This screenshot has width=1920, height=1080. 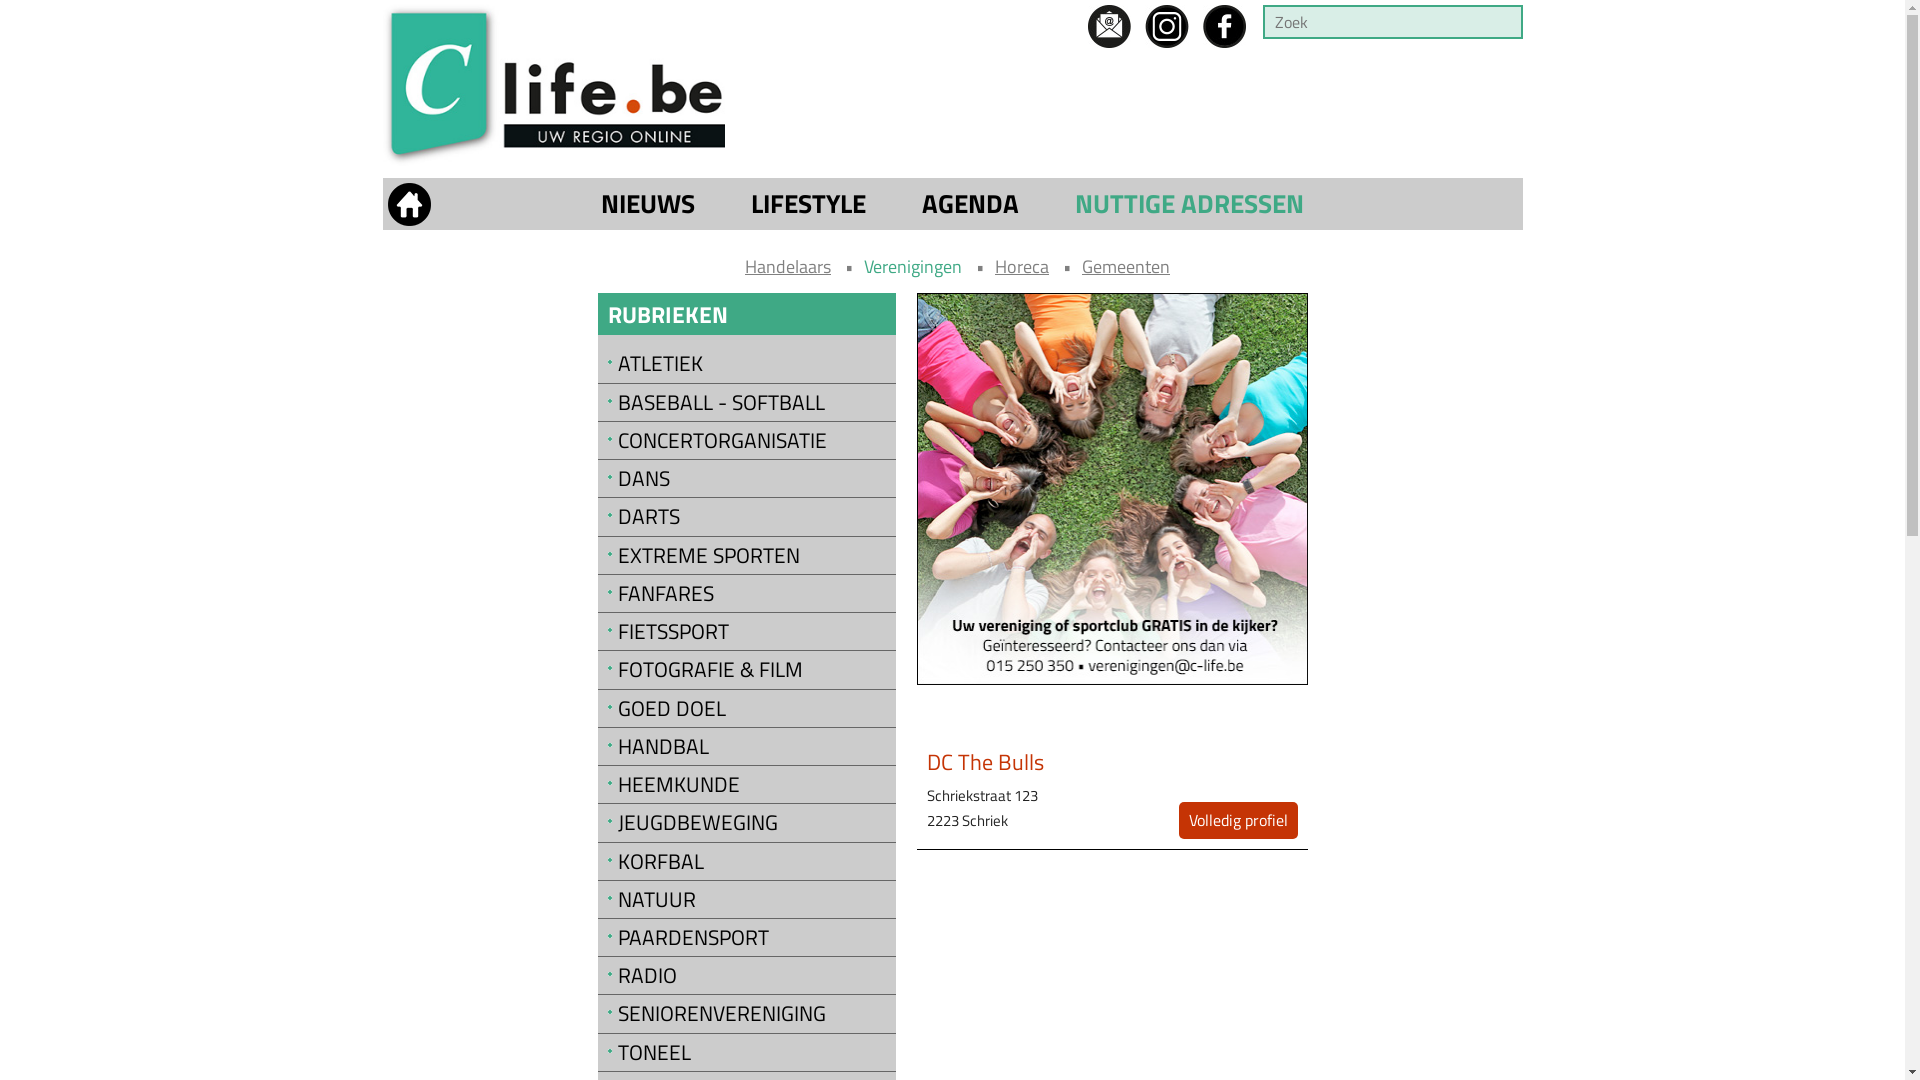 What do you see at coordinates (607, 478) in the screenshot?
I see `'DANS'` at bounding box center [607, 478].